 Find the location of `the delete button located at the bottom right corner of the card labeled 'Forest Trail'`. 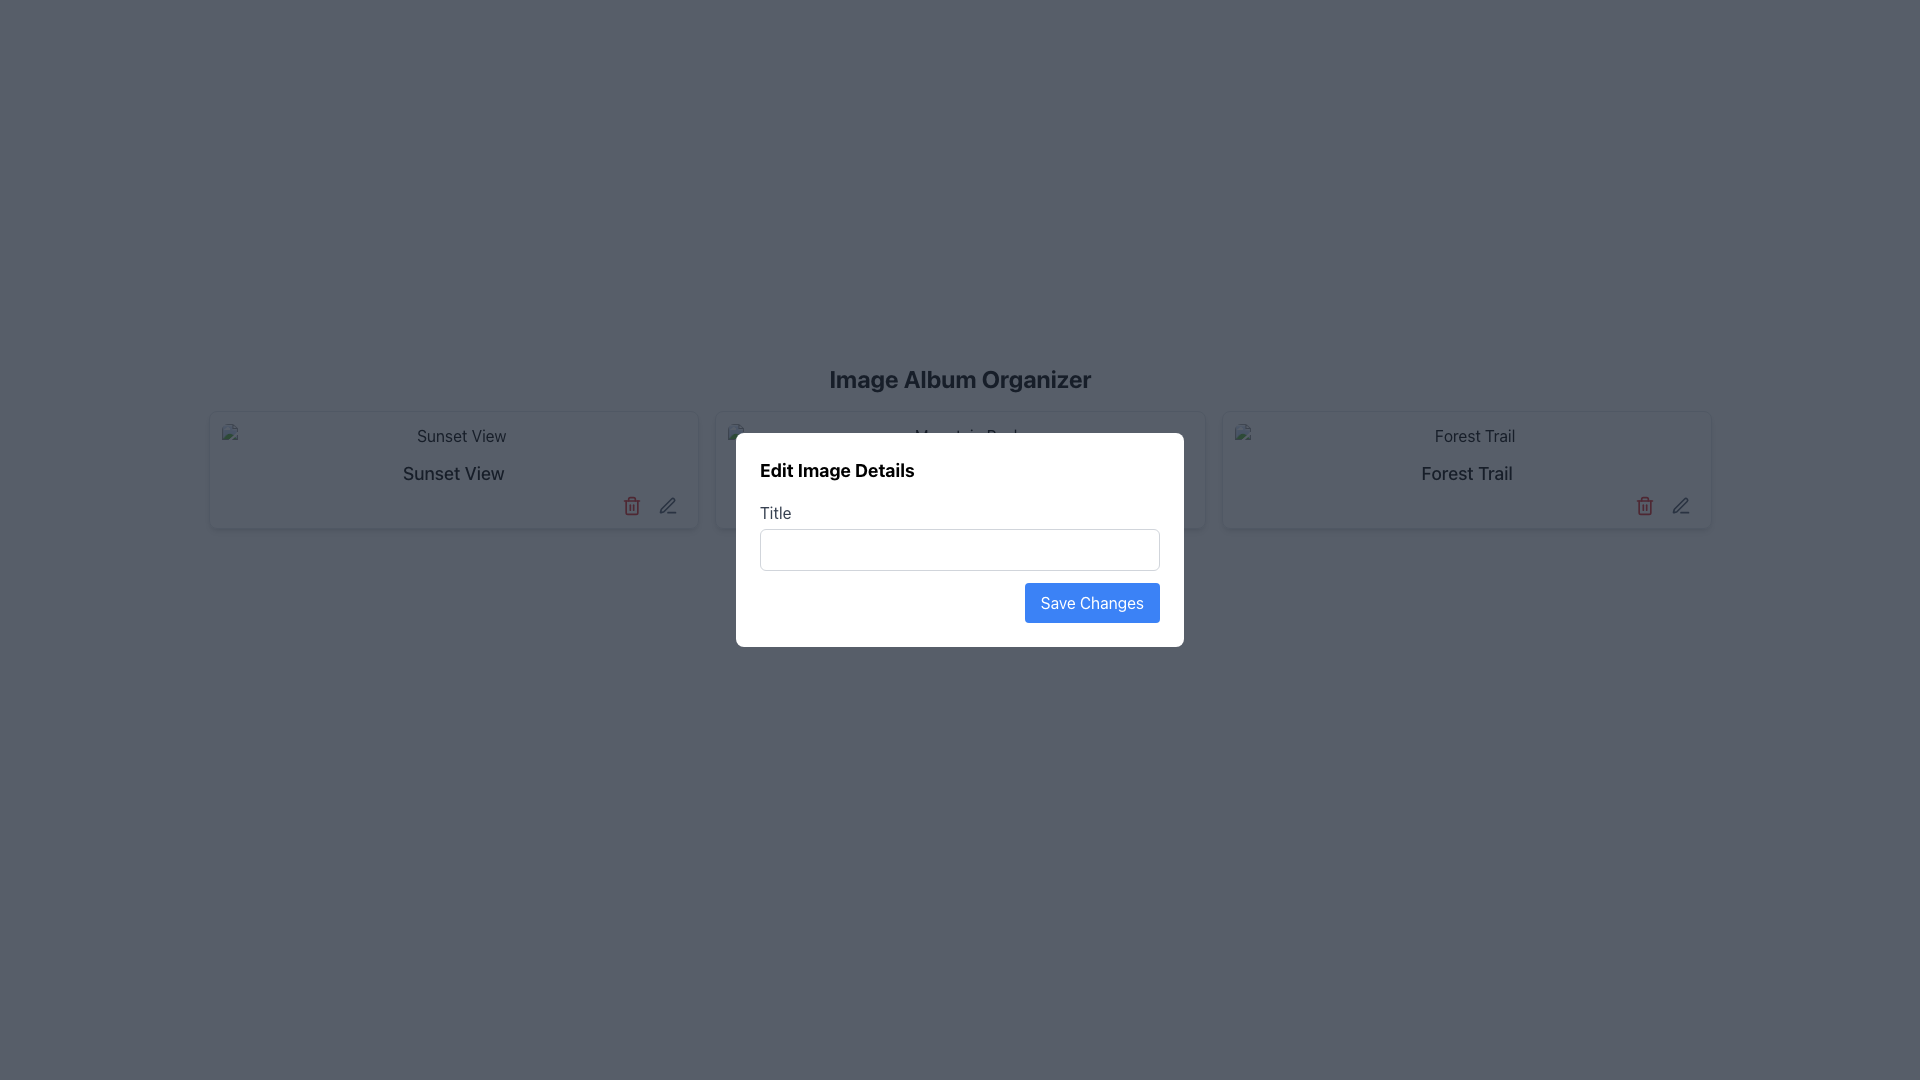

the delete button located at the bottom right corner of the card labeled 'Forest Trail' is located at coordinates (1645, 504).